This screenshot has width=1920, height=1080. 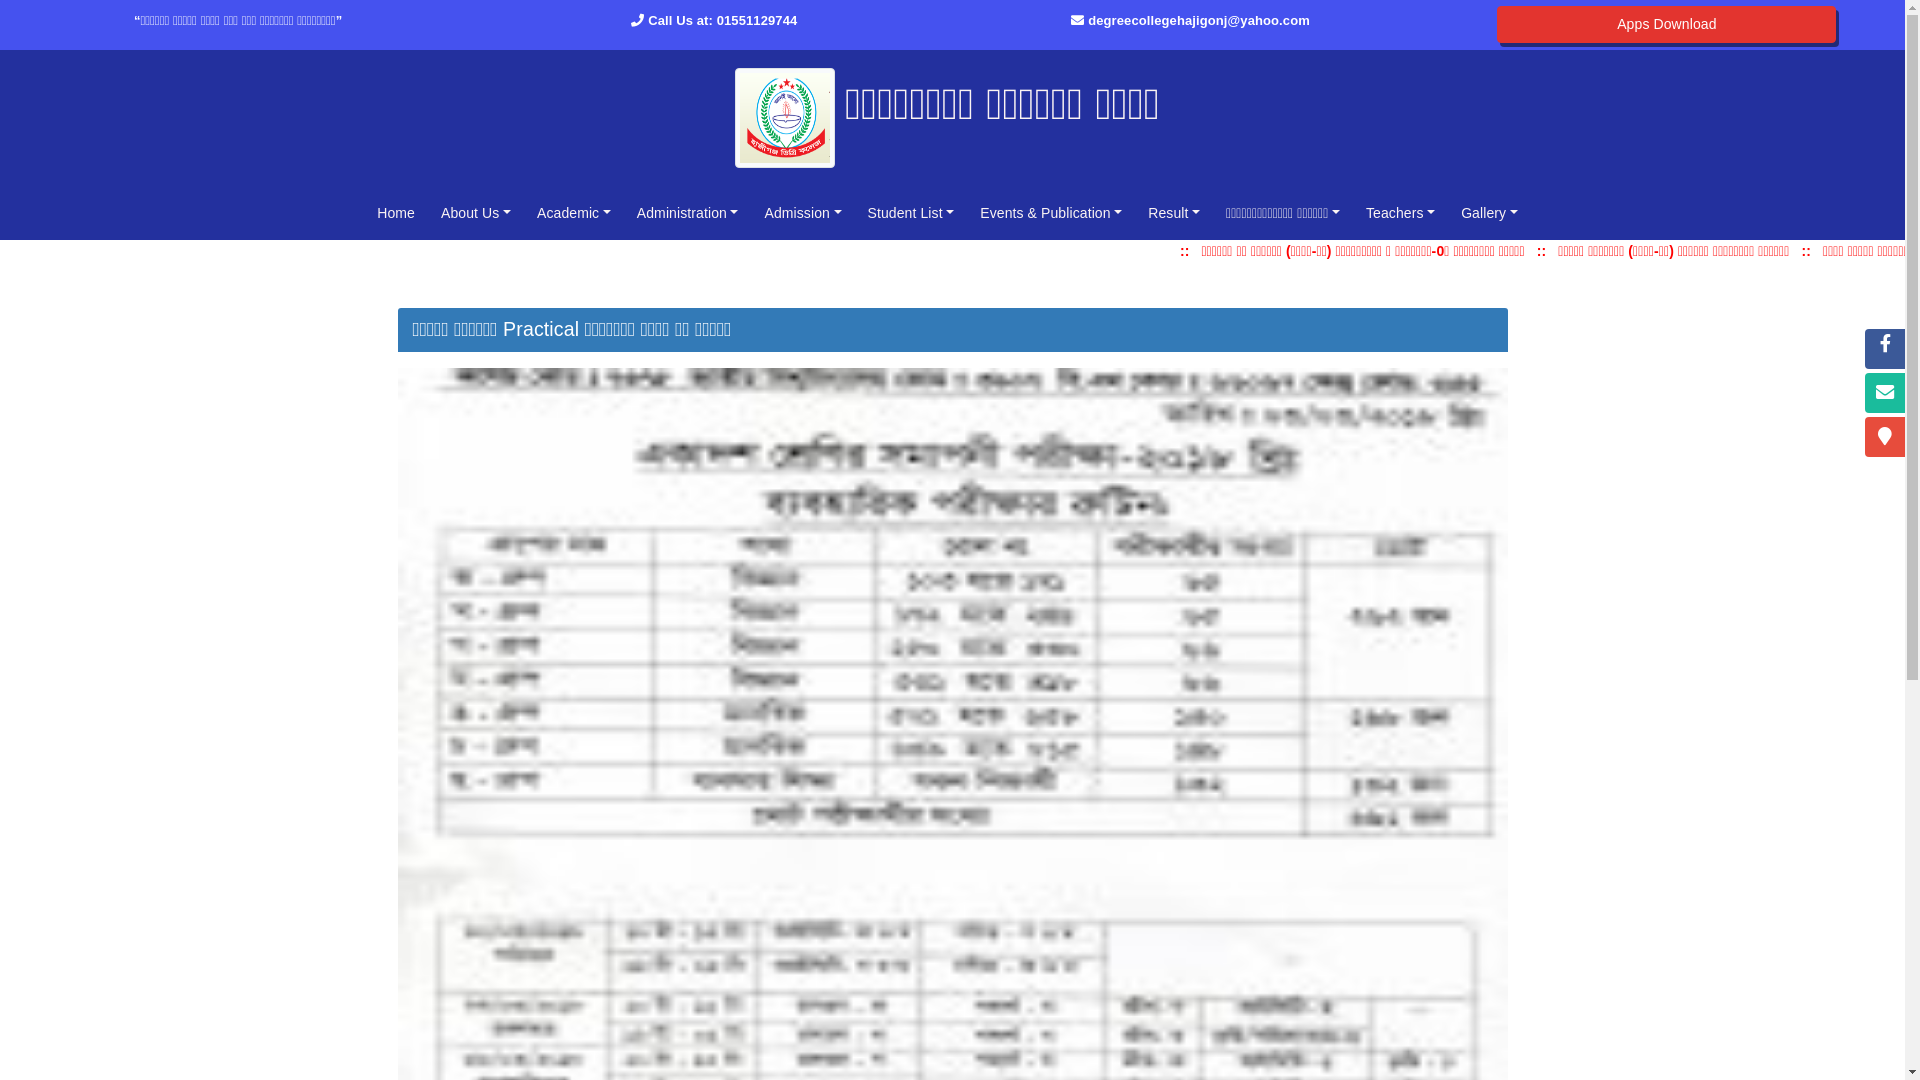 What do you see at coordinates (910, 212) in the screenshot?
I see `'Student List'` at bounding box center [910, 212].